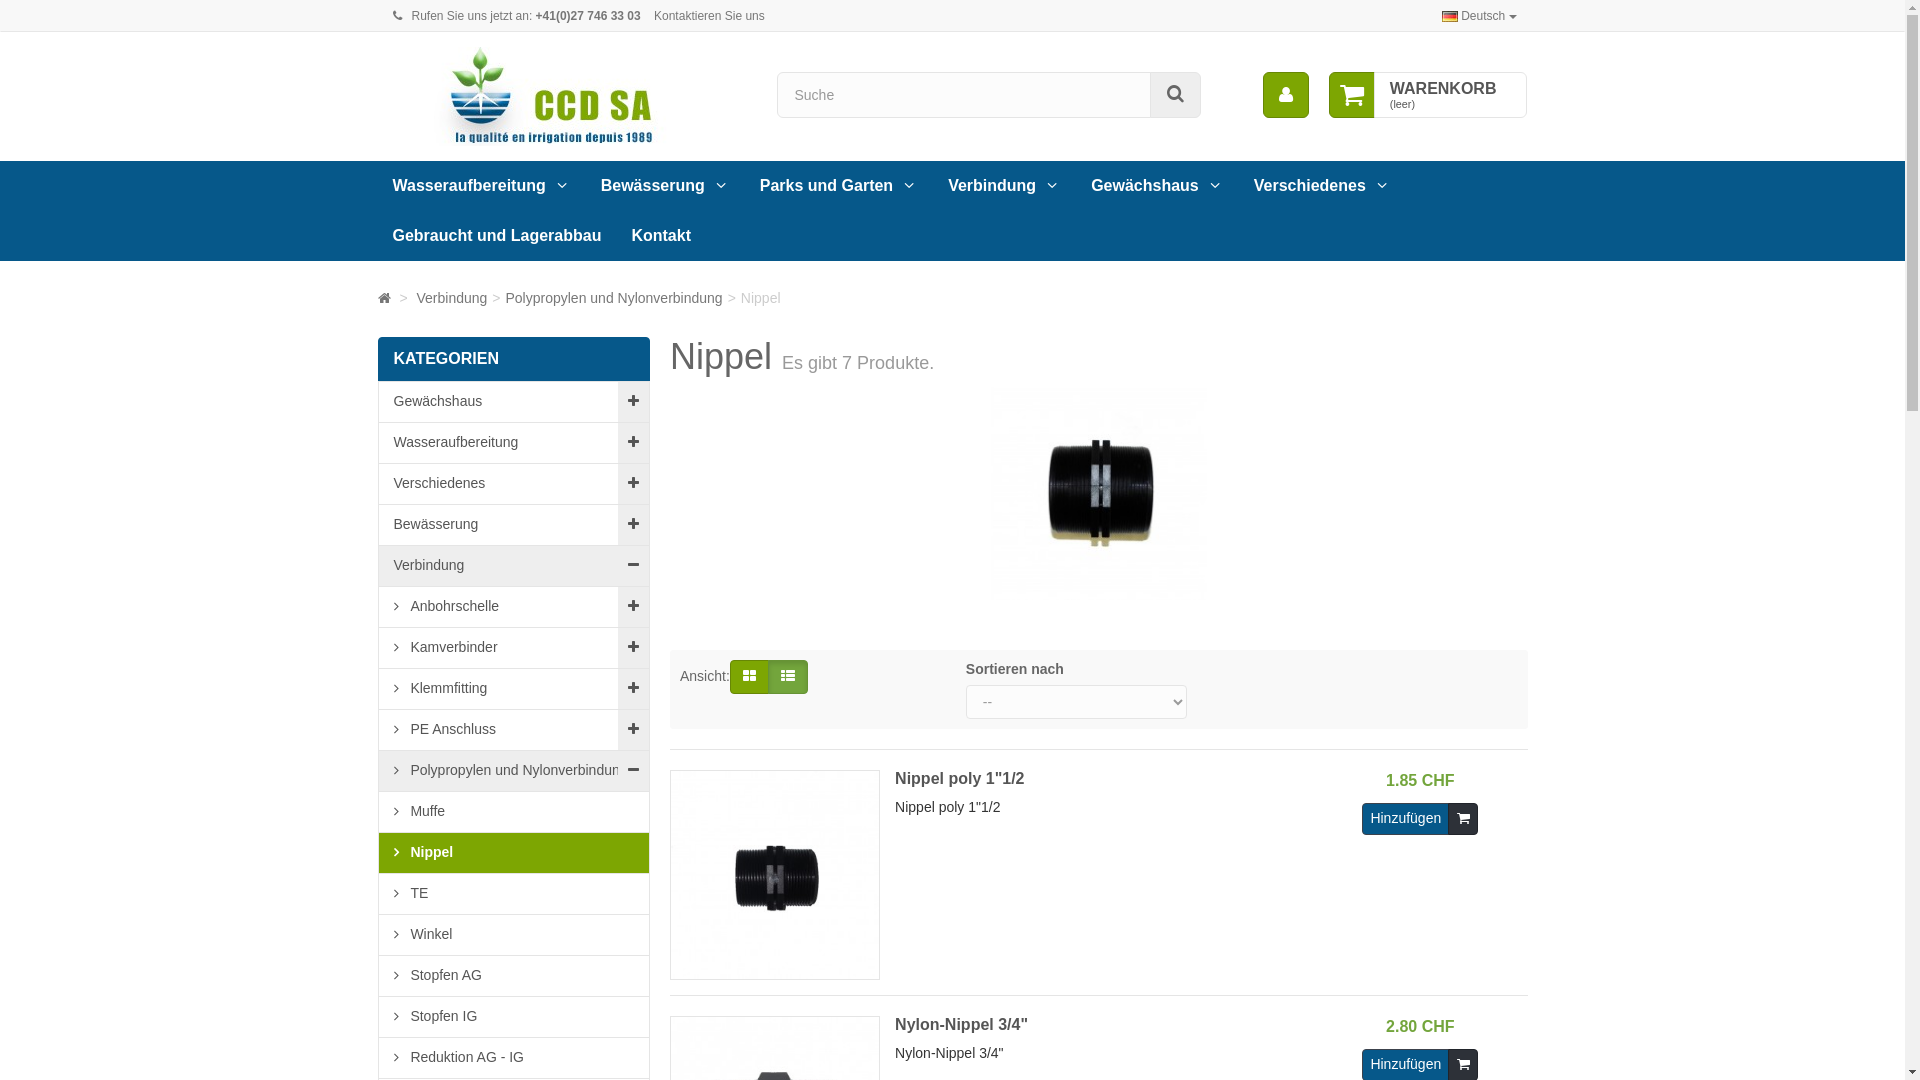  I want to click on 'Suche', so click(1175, 95).